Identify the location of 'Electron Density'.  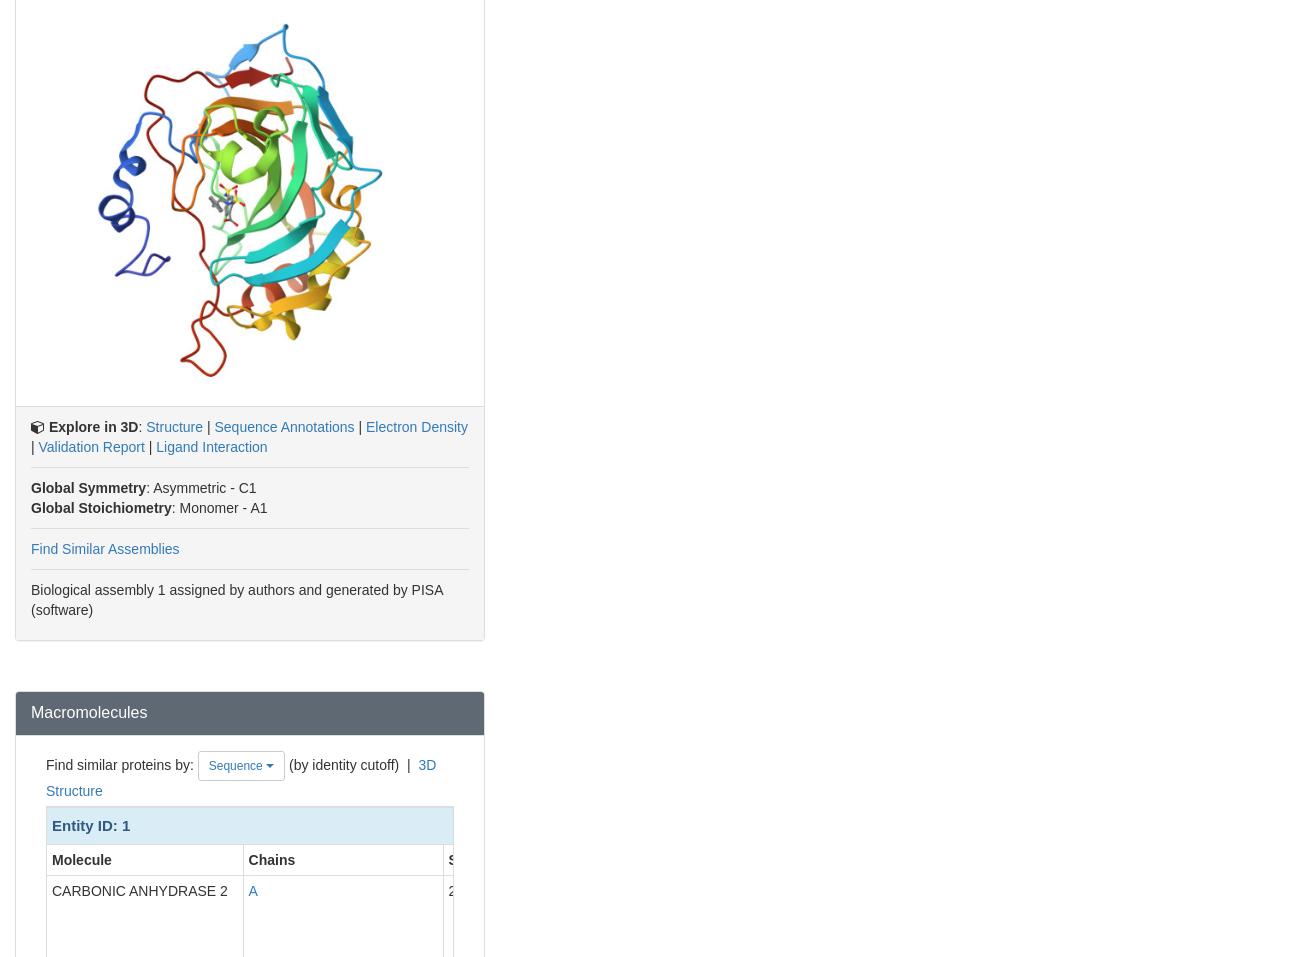
(416, 424).